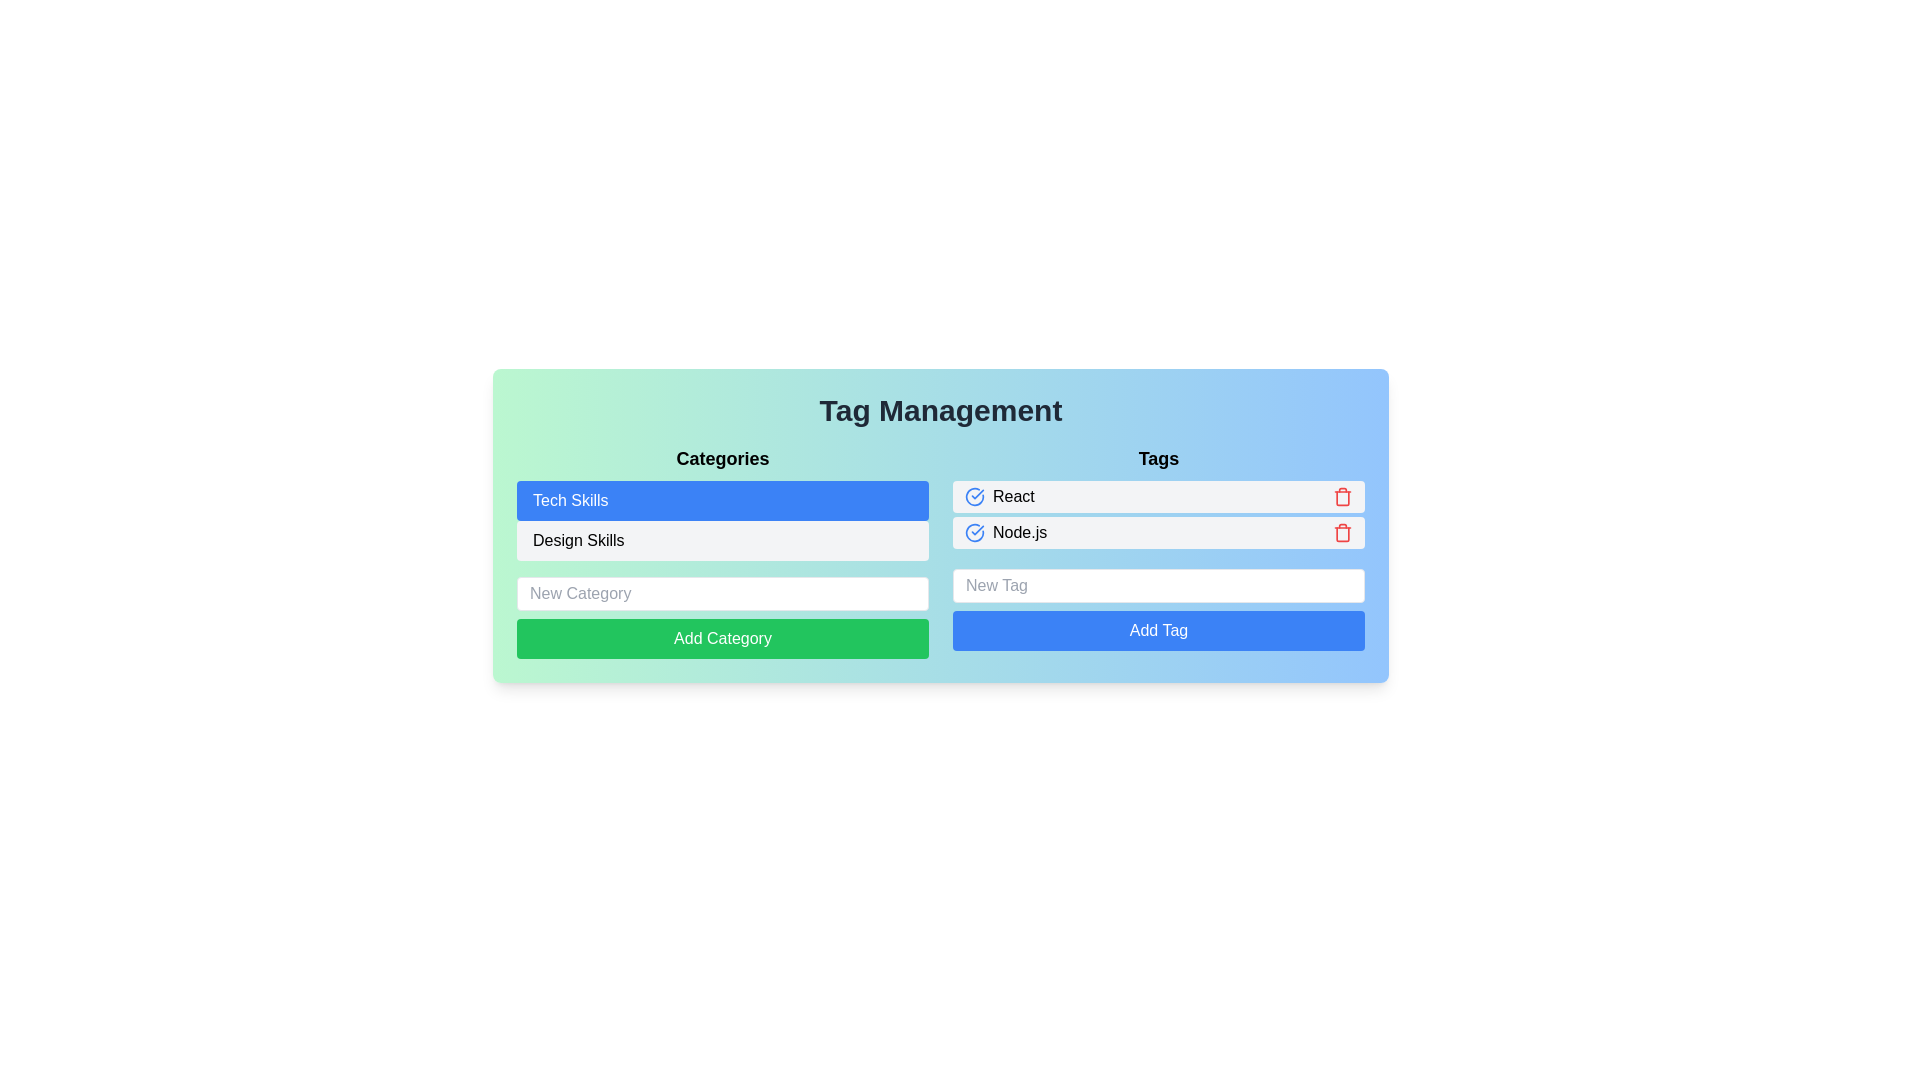  What do you see at coordinates (974, 531) in the screenshot?
I see `the visual indicator icon representing the active state of the 'Node.js' tag, located to the left of the text 'Node.js' in the Tags section` at bounding box center [974, 531].